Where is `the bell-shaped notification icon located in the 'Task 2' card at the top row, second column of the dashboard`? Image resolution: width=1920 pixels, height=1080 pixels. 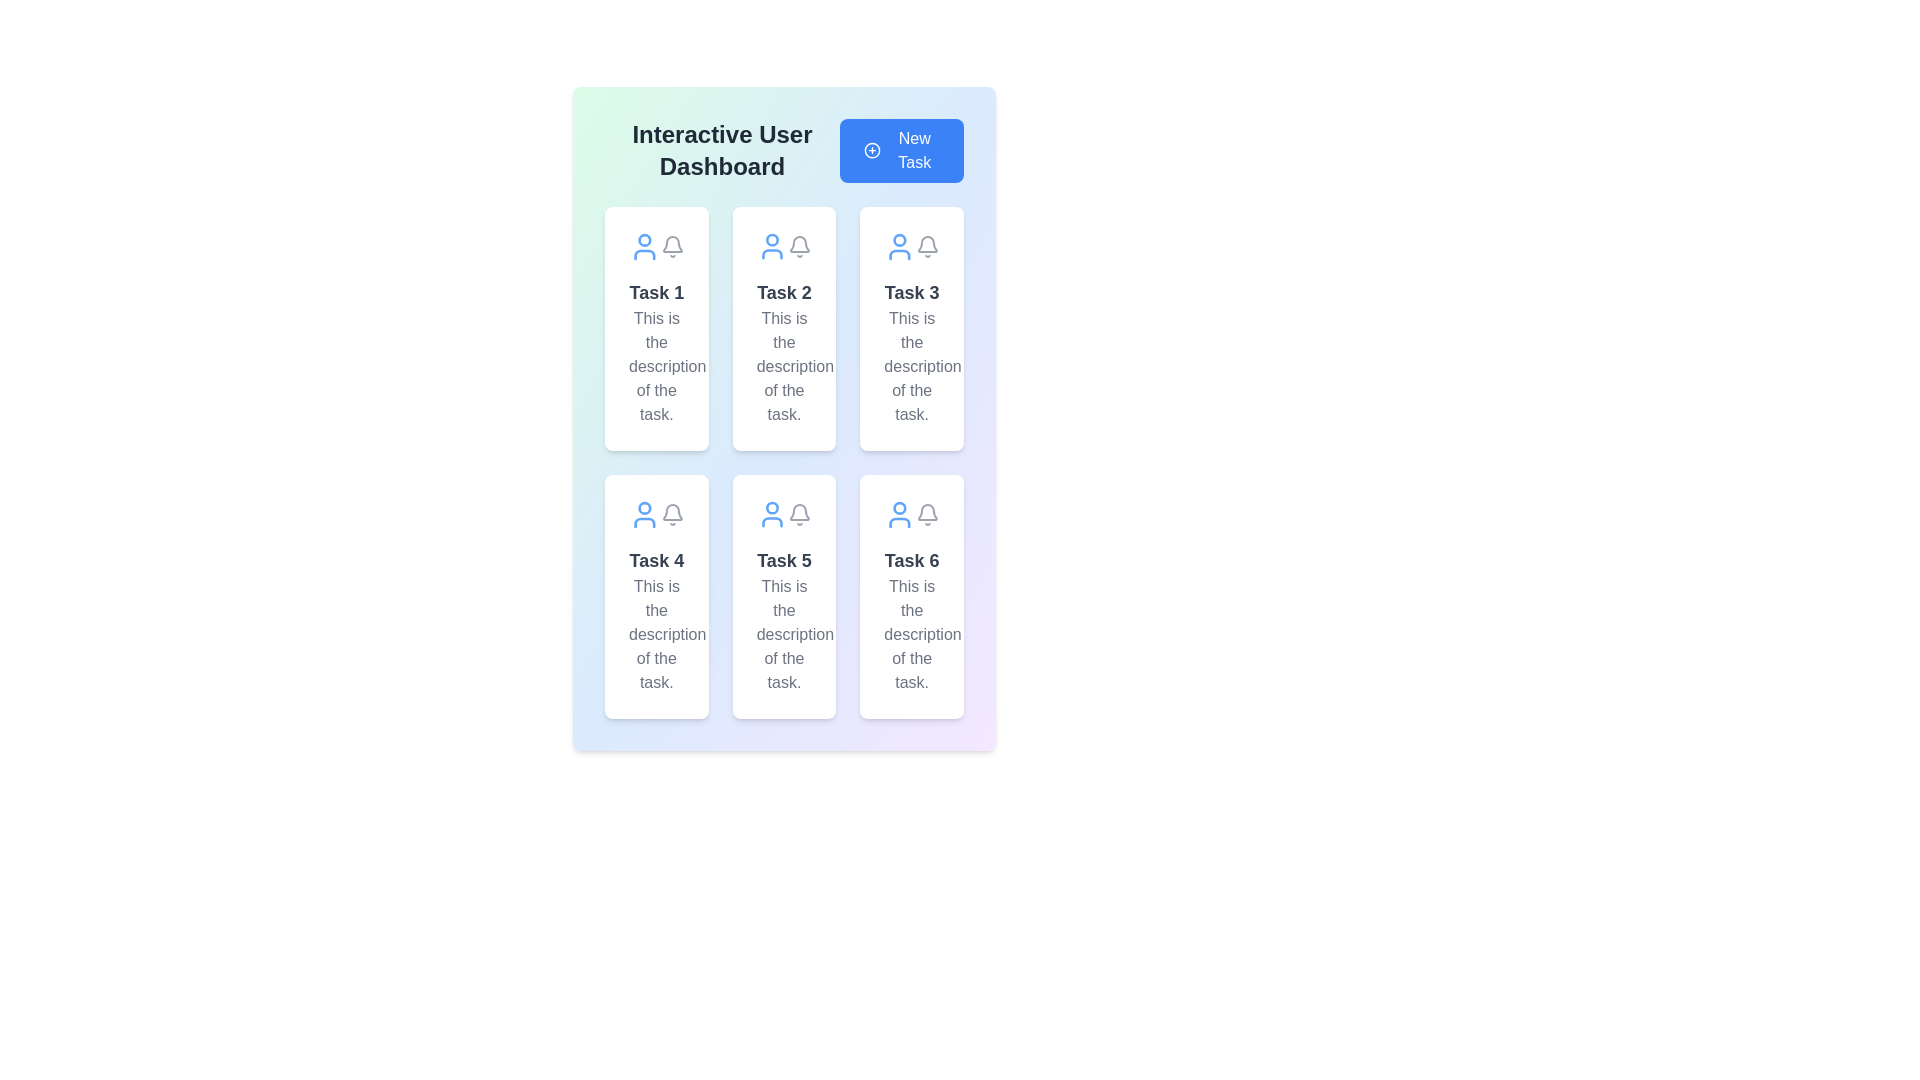 the bell-shaped notification icon located in the 'Task 2' card at the top row, second column of the dashboard is located at coordinates (800, 242).